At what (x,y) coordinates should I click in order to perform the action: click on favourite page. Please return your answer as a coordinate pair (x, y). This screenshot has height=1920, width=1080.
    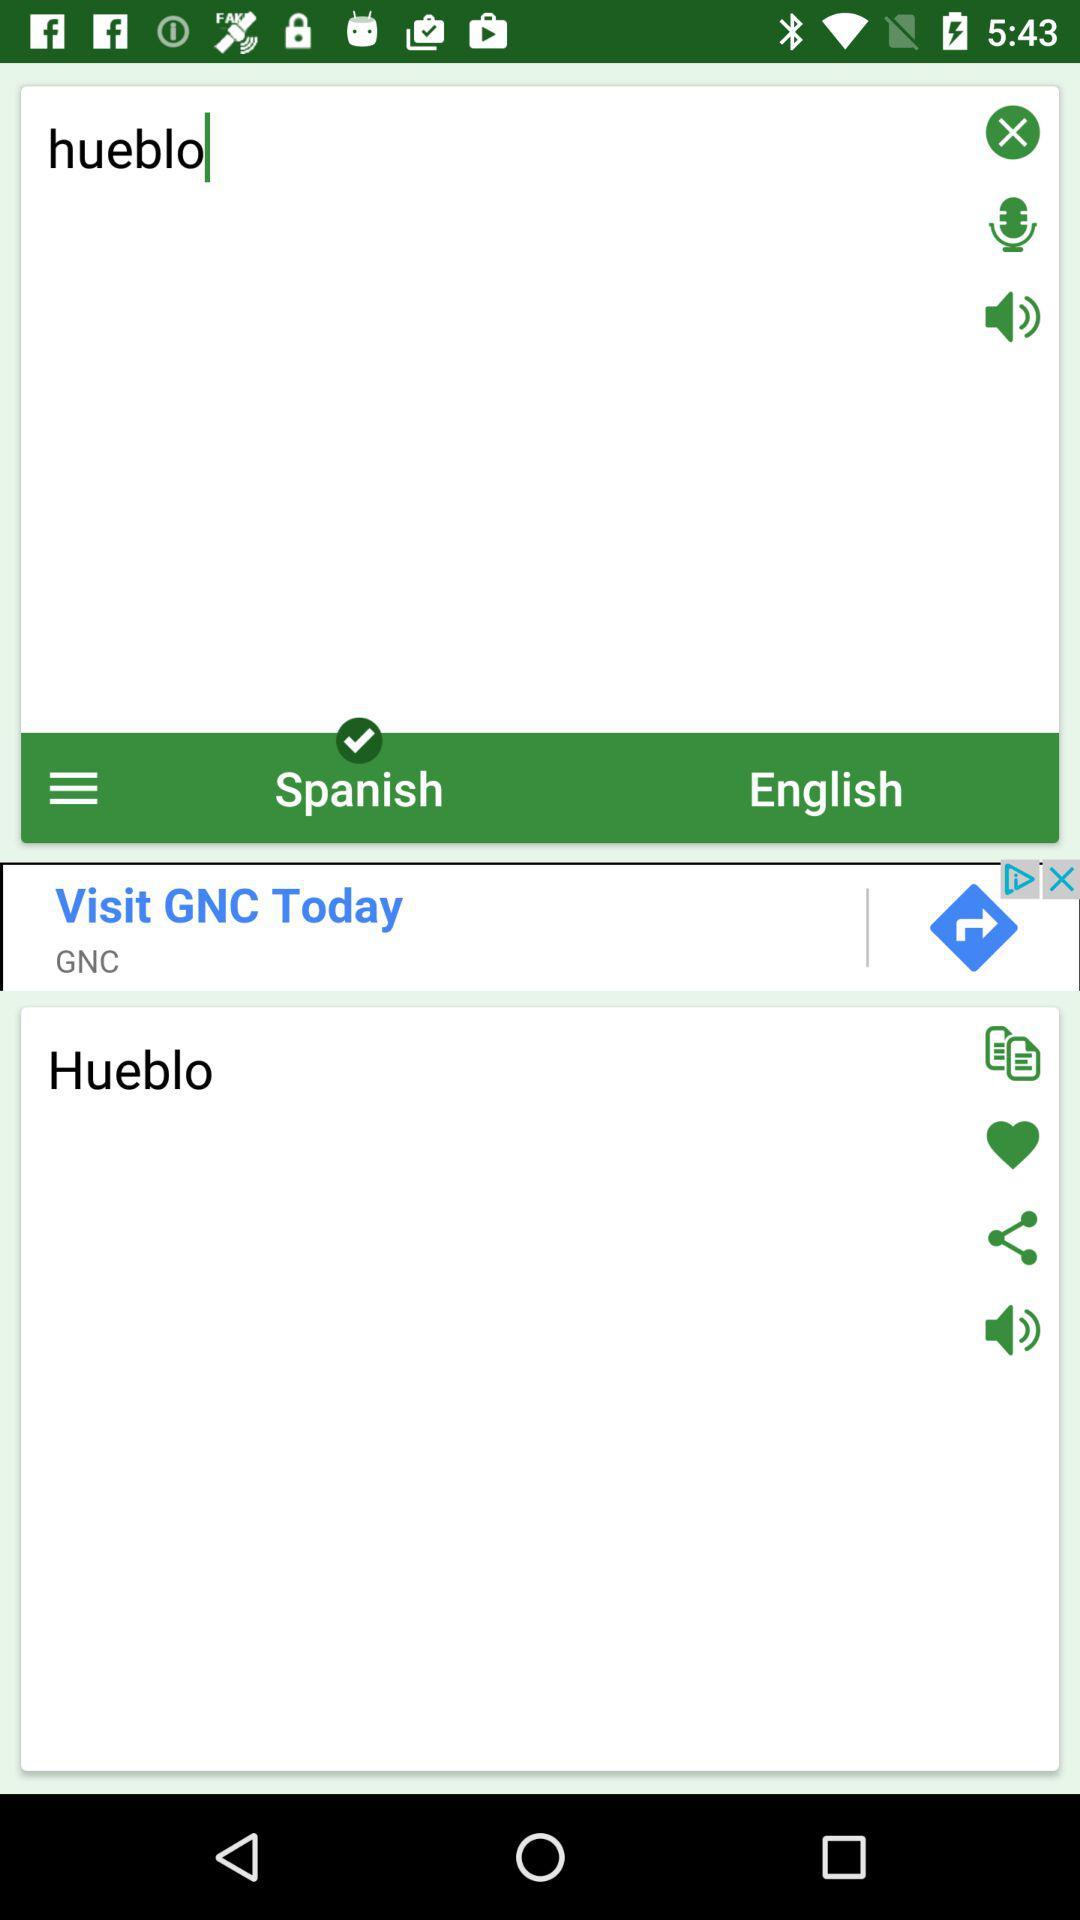
    Looking at the image, I should click on (1012, 1145).